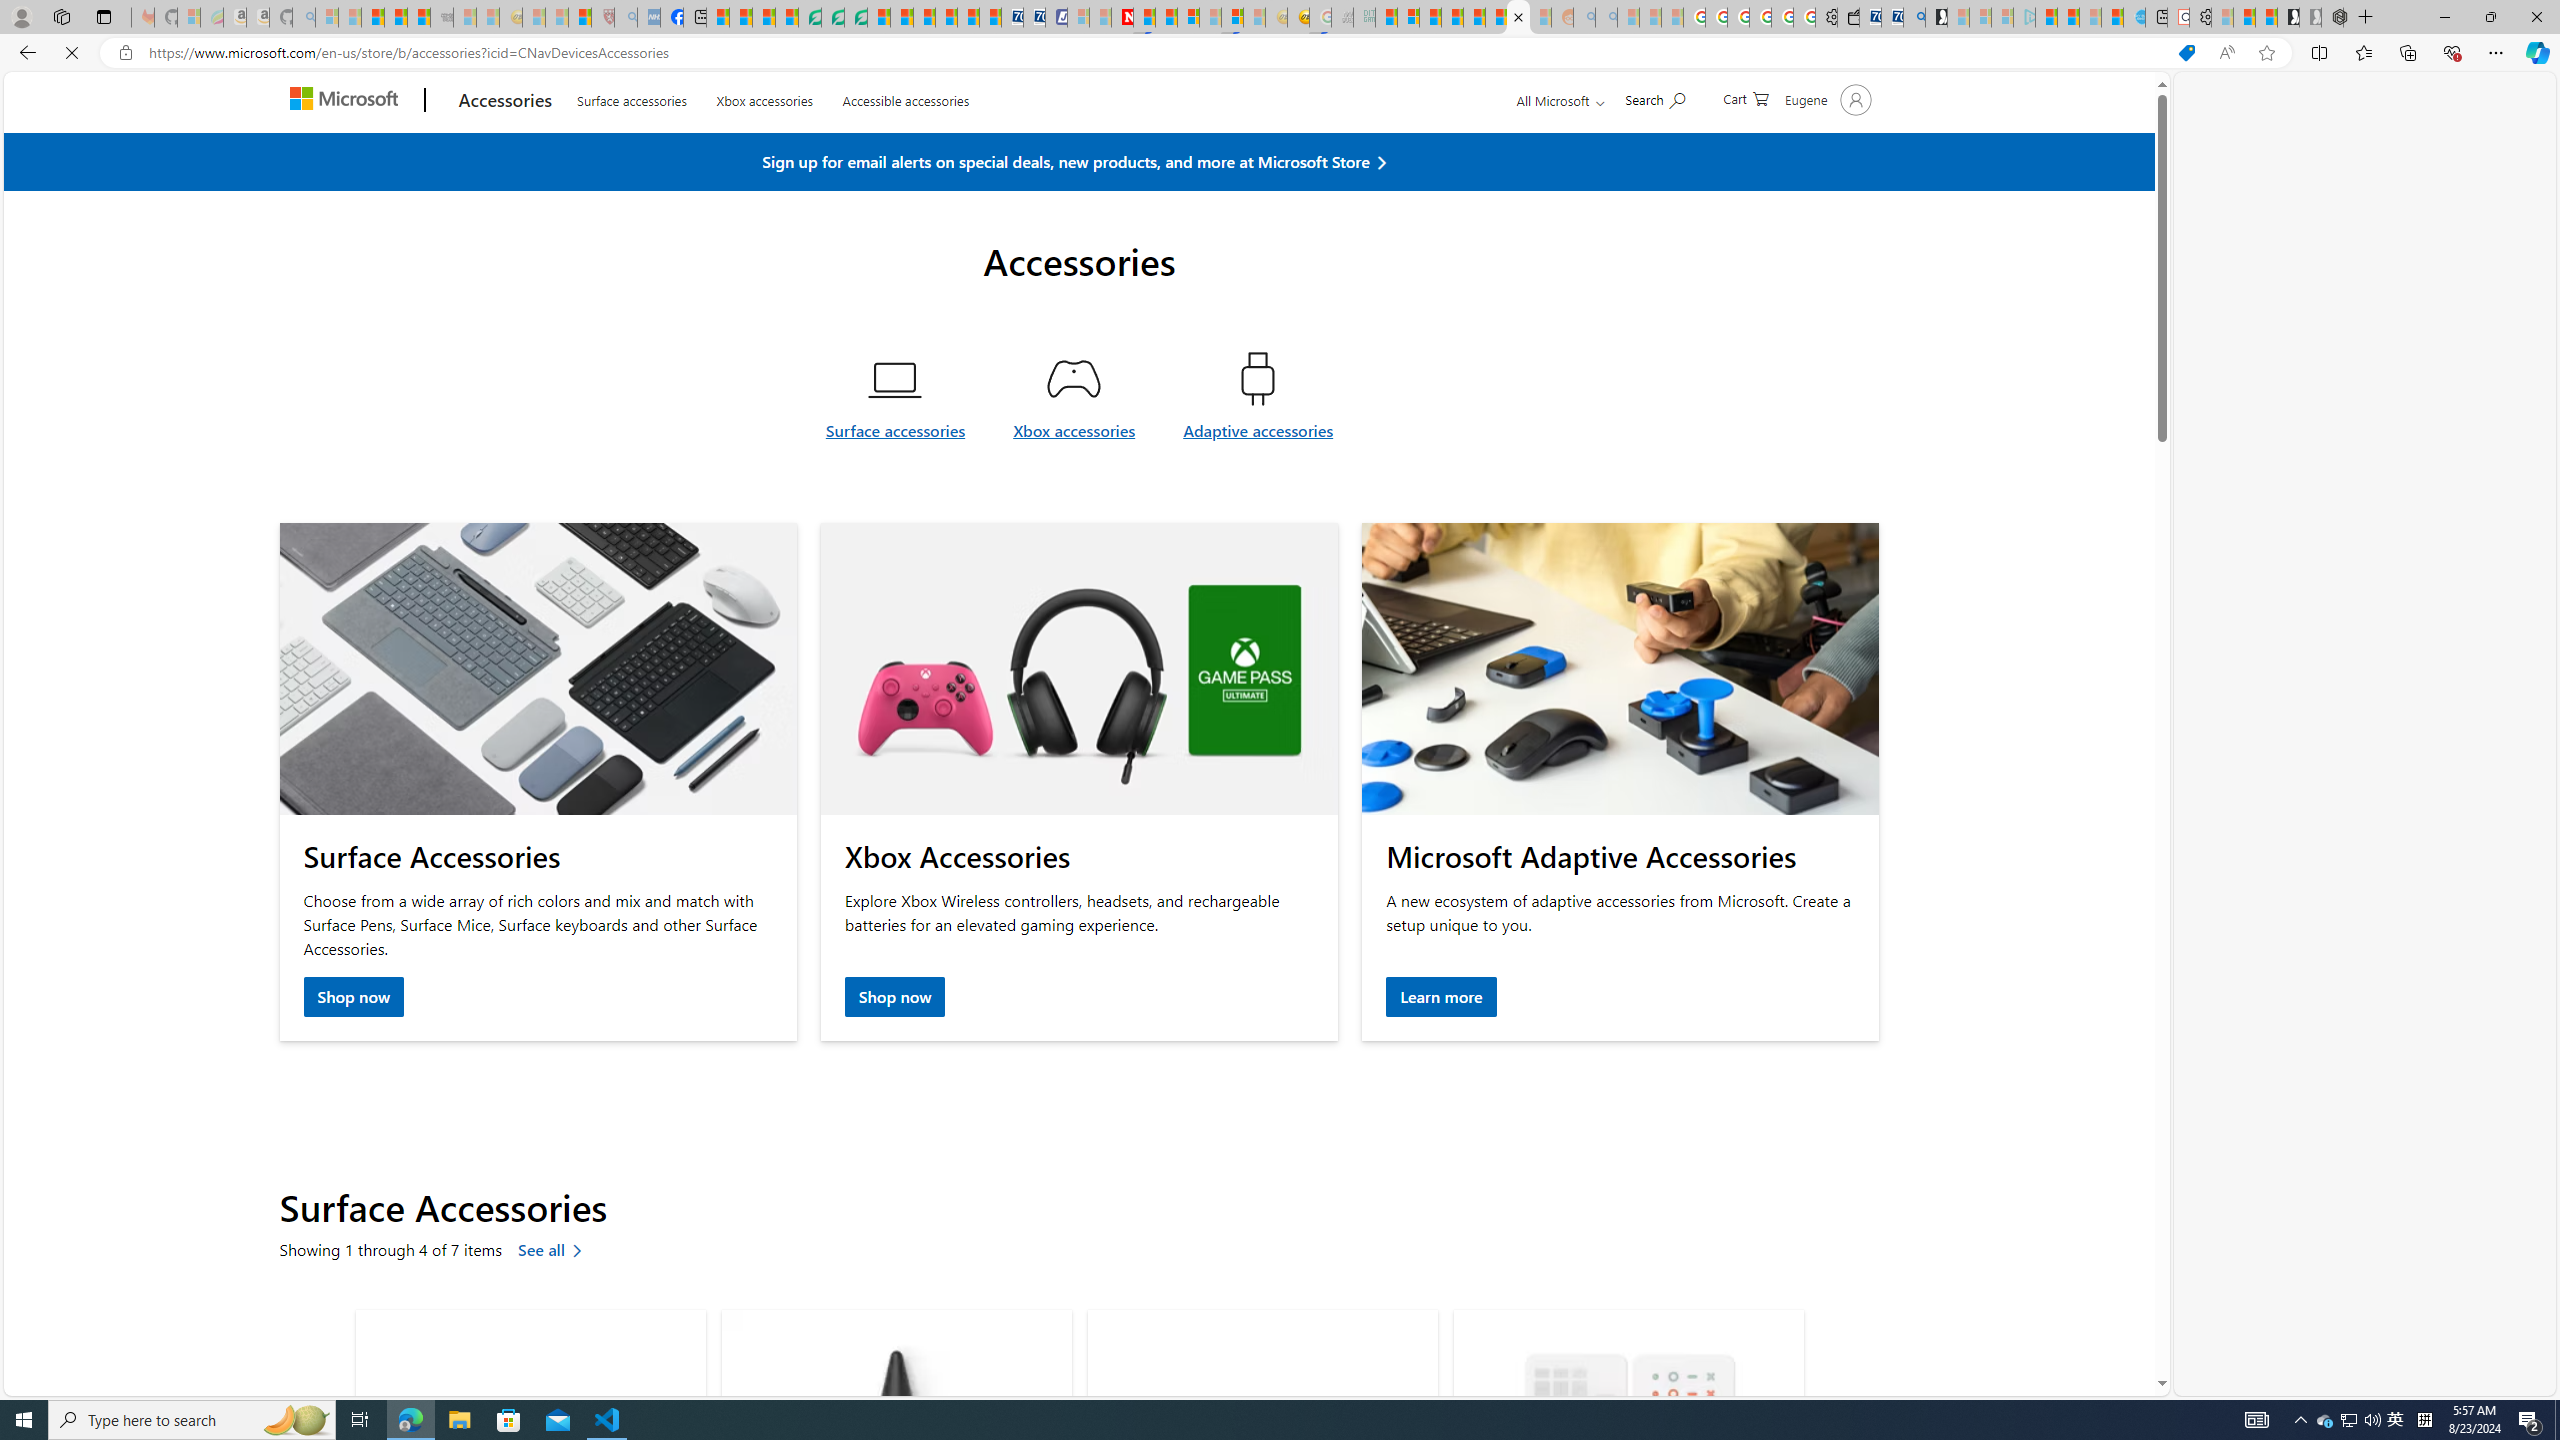 This screenshot has width=2560, height=1440. Describe the element at coordinates (1496, 16) in the screenshot. I see `'Kinda Frugal - MSN'` at that location.